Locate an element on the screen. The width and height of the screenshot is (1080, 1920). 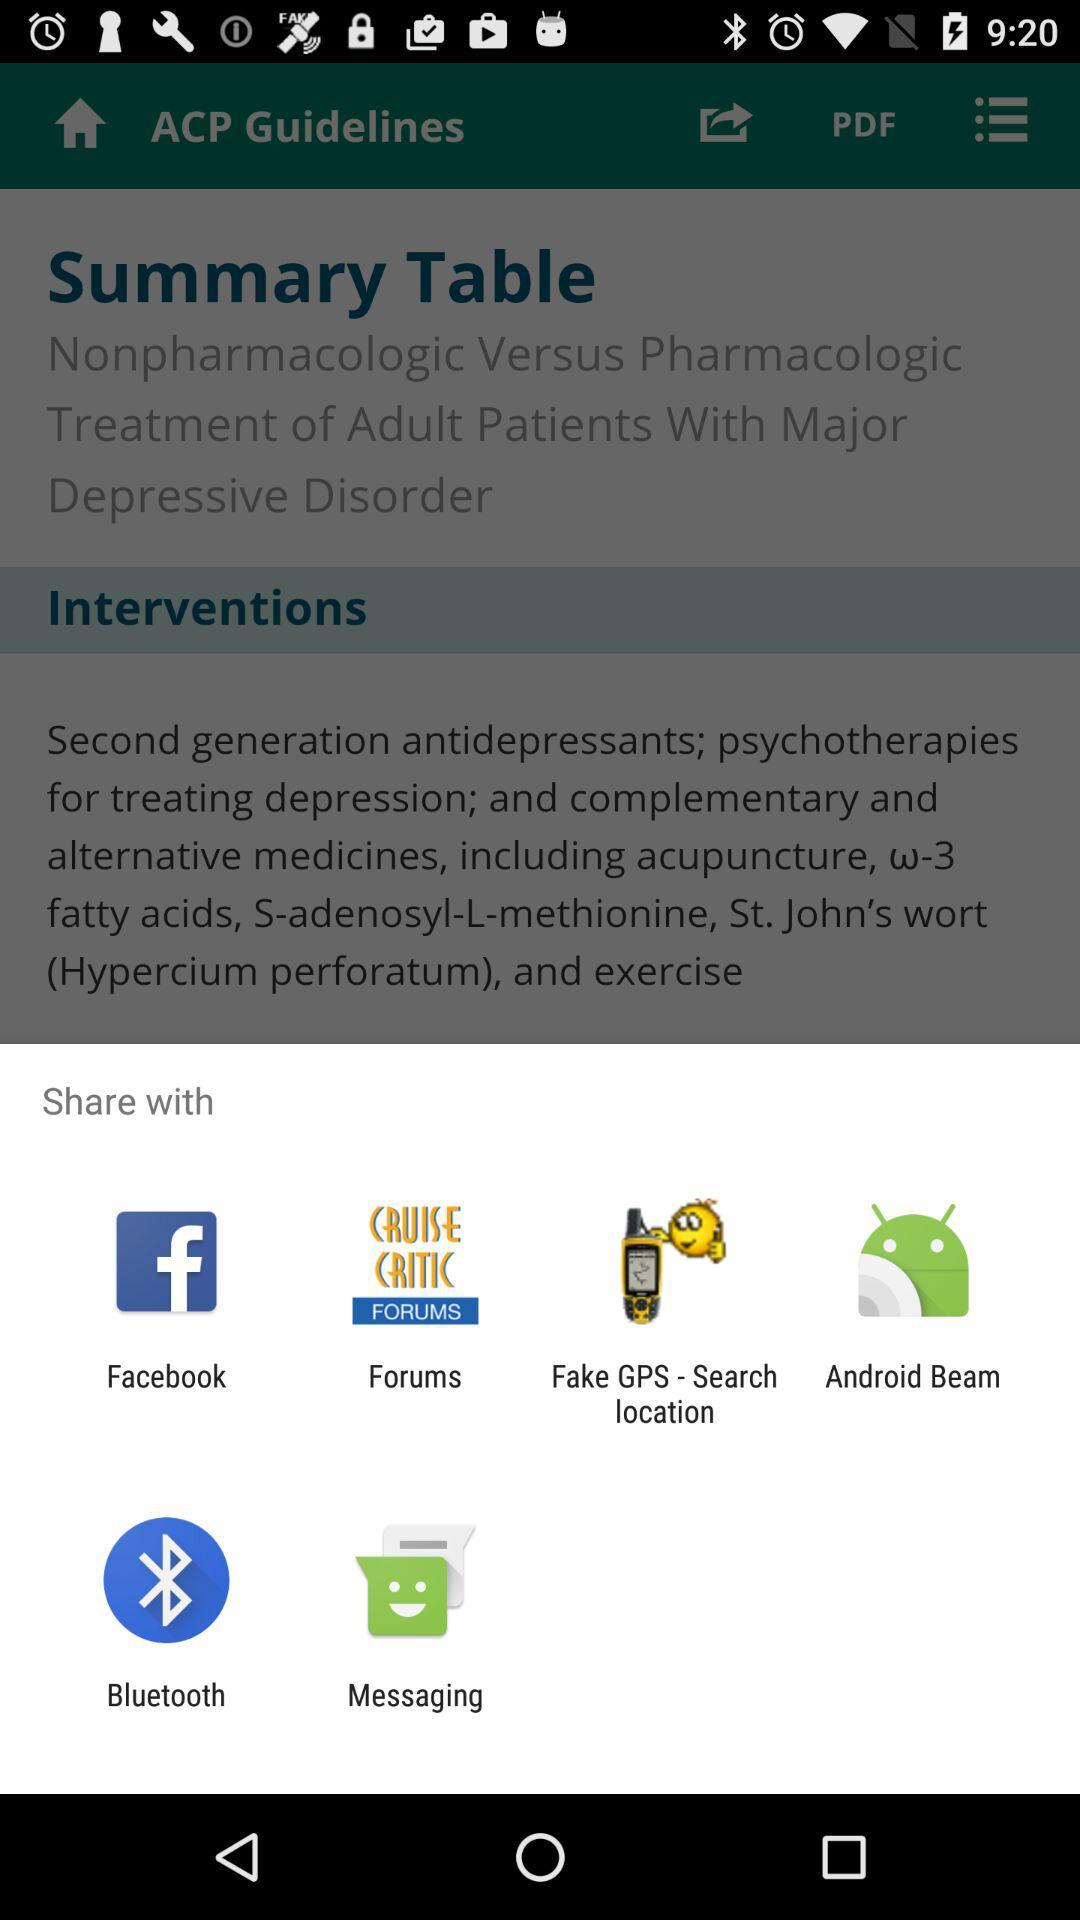
the icon to the left of the forums is located at coordinates (165, 1392).